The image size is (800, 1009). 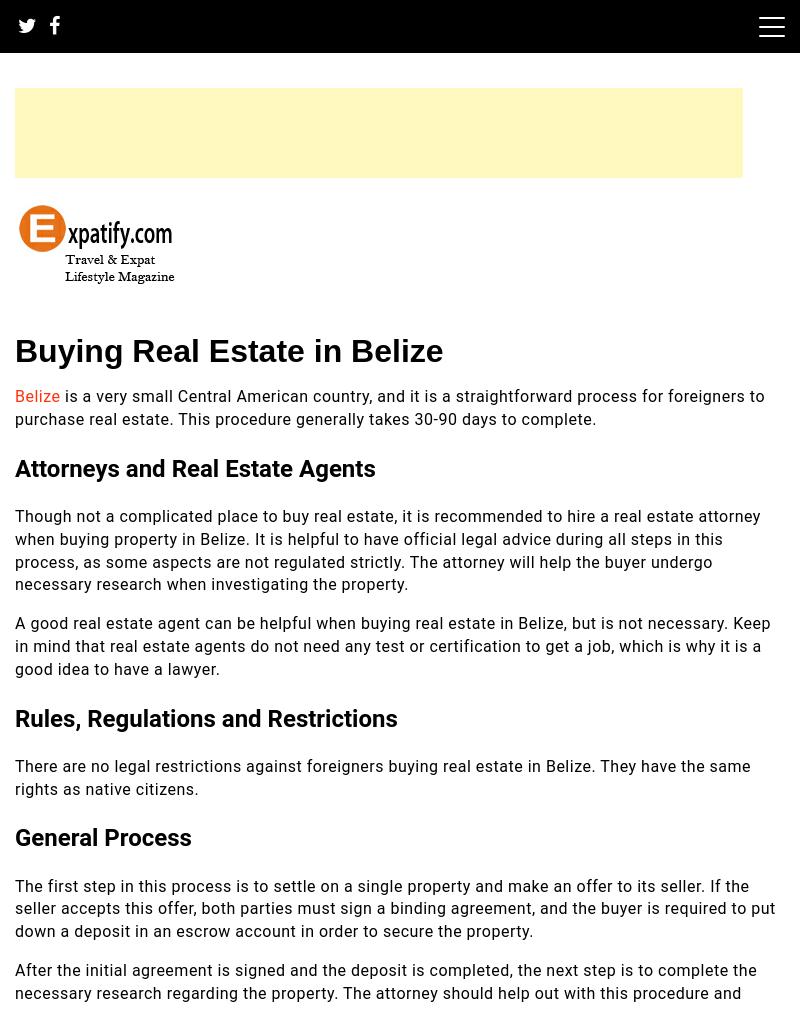 I want to click on 'Expatify', so click(x=14, y=320).